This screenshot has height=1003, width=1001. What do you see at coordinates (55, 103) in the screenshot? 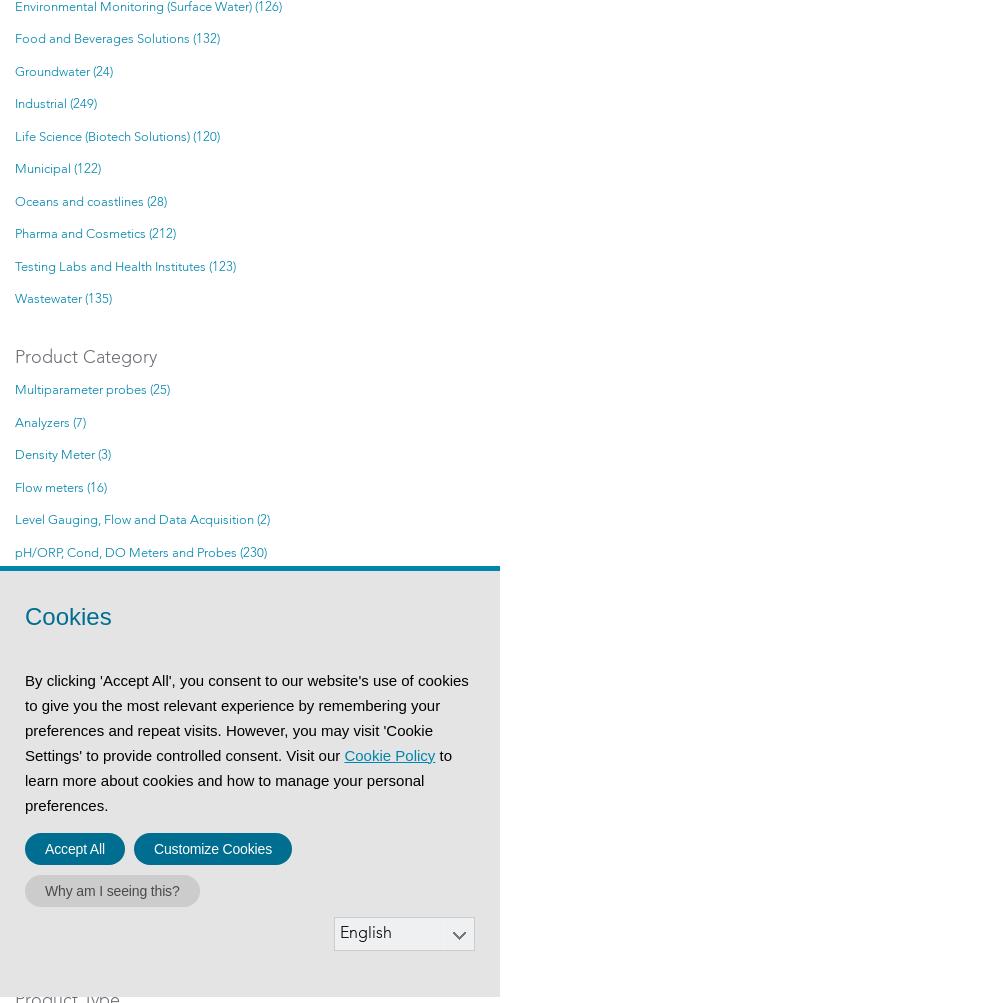
I see `'Industrial (249)'` at bounding box center [55, 103].